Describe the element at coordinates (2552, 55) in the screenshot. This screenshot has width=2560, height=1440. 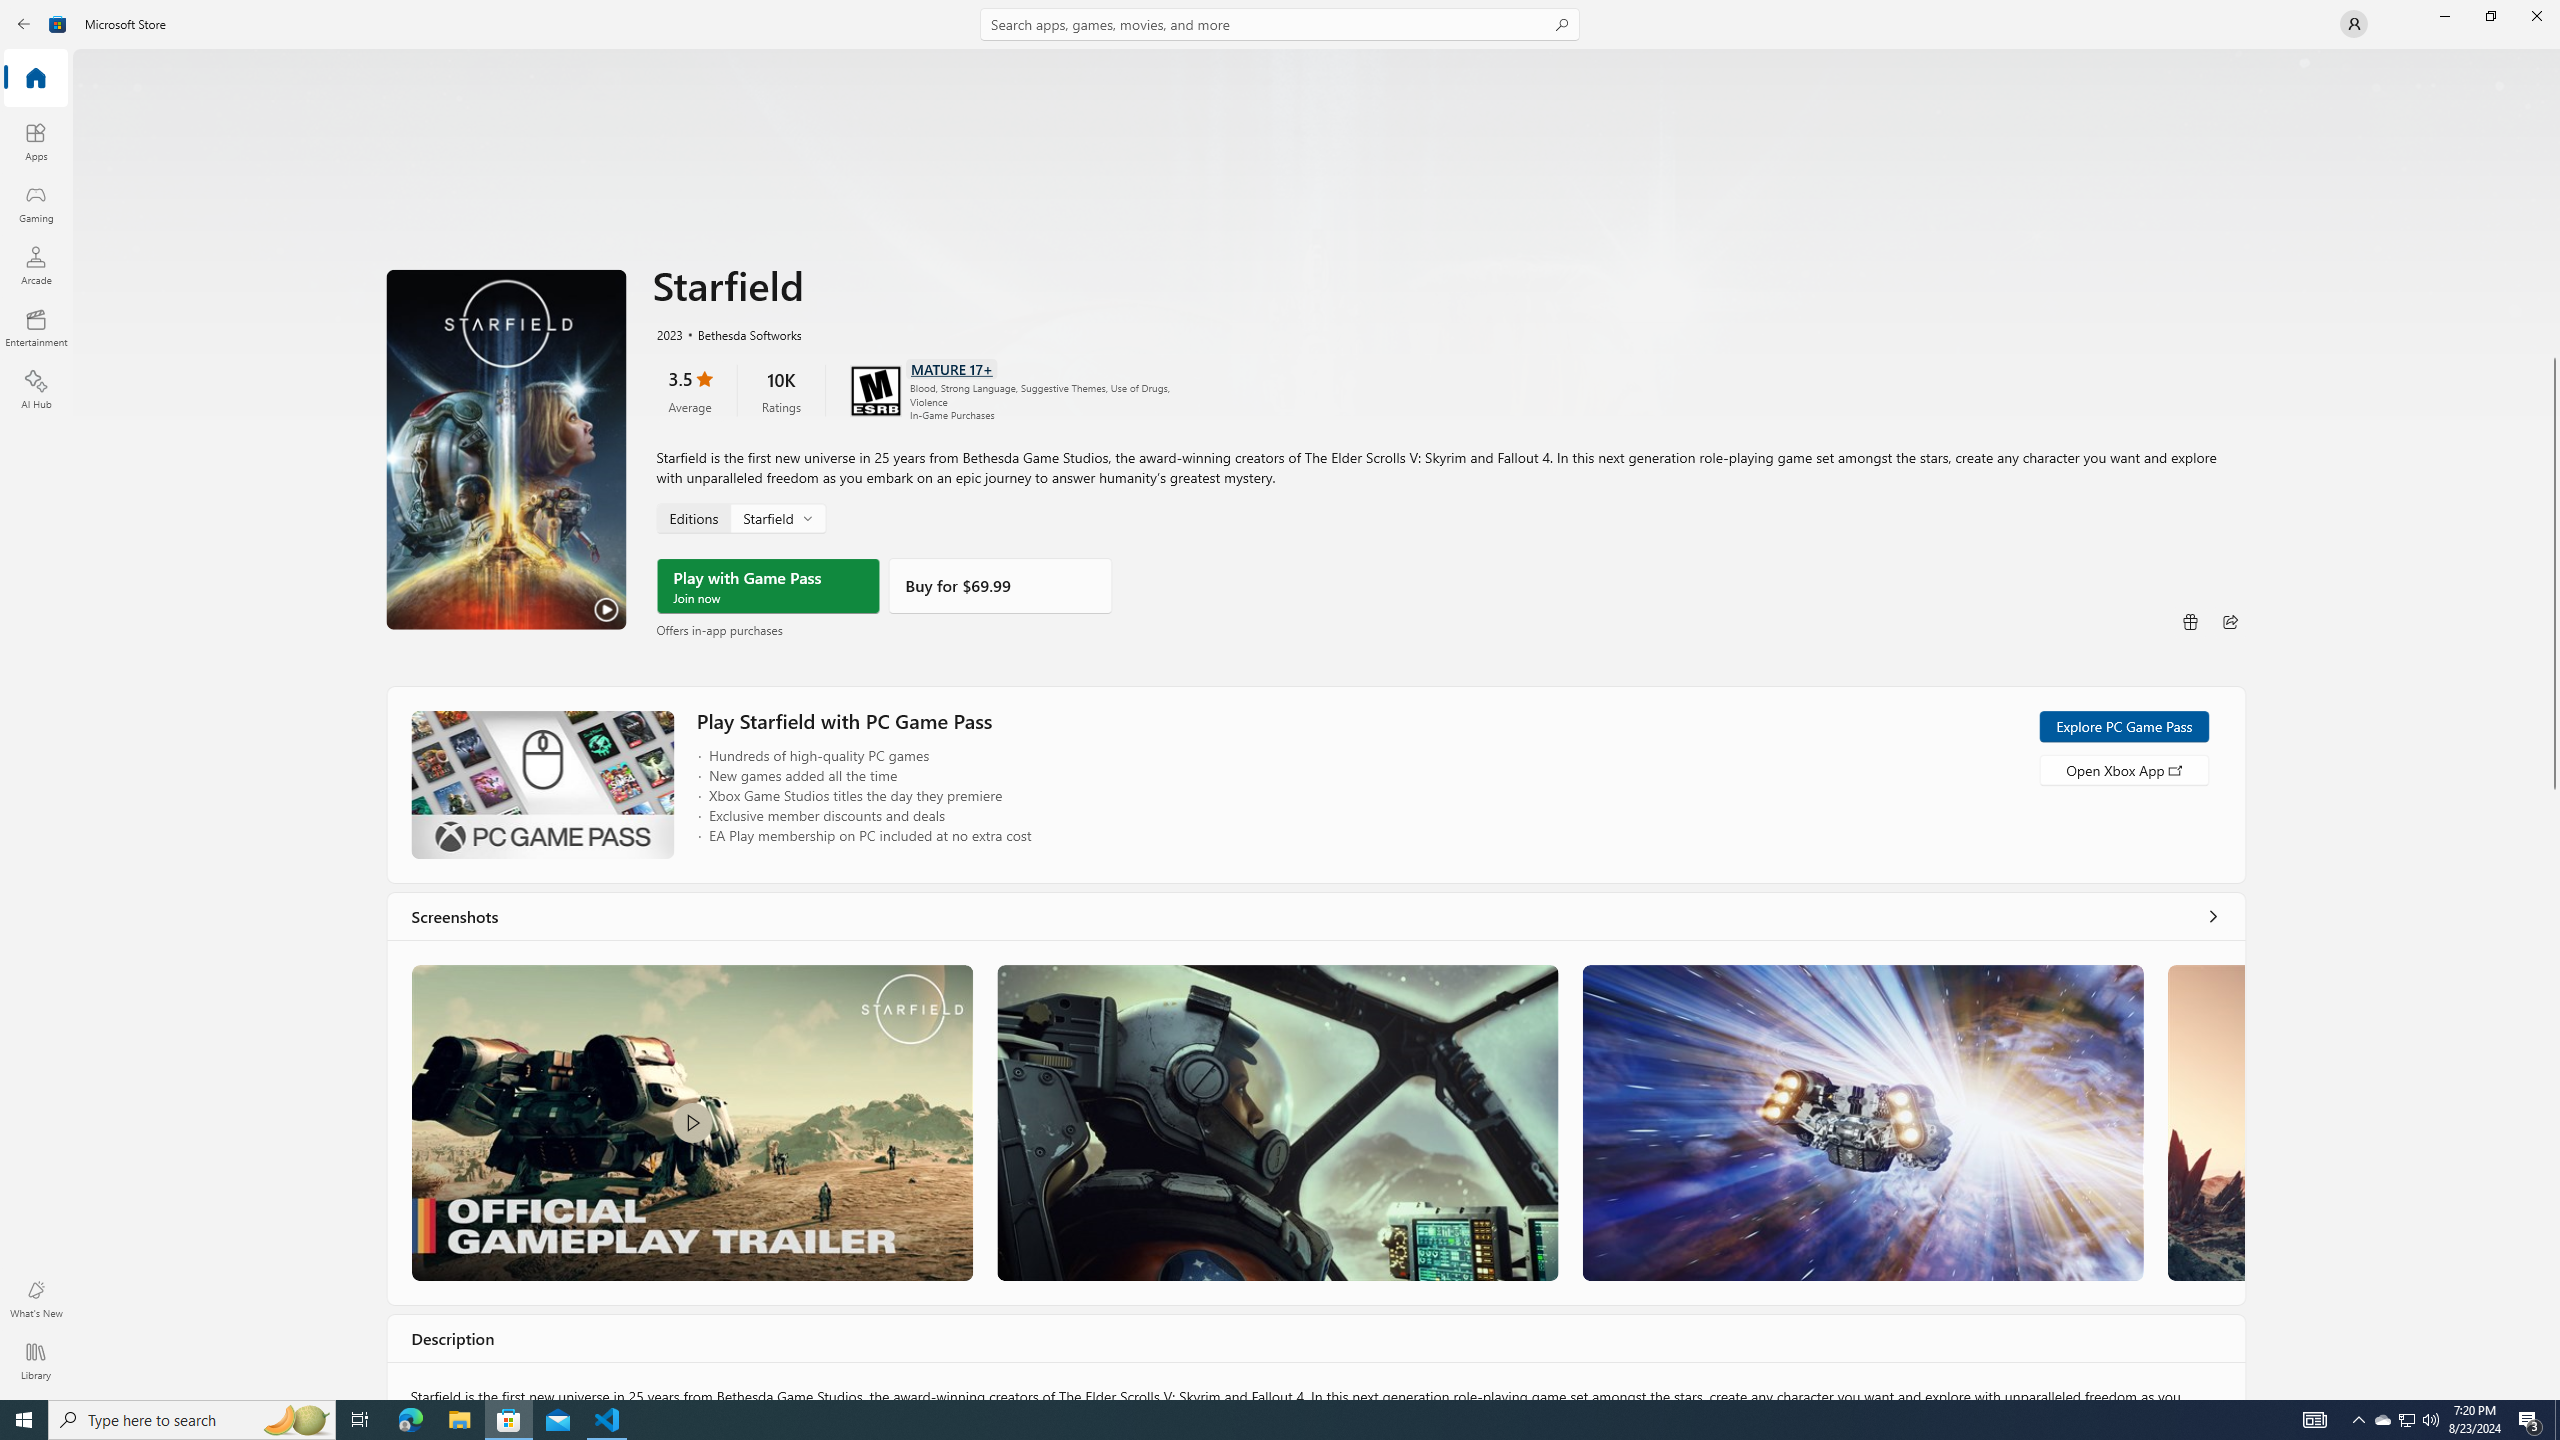
I see `'Vertical Small Decrease'` at that location.